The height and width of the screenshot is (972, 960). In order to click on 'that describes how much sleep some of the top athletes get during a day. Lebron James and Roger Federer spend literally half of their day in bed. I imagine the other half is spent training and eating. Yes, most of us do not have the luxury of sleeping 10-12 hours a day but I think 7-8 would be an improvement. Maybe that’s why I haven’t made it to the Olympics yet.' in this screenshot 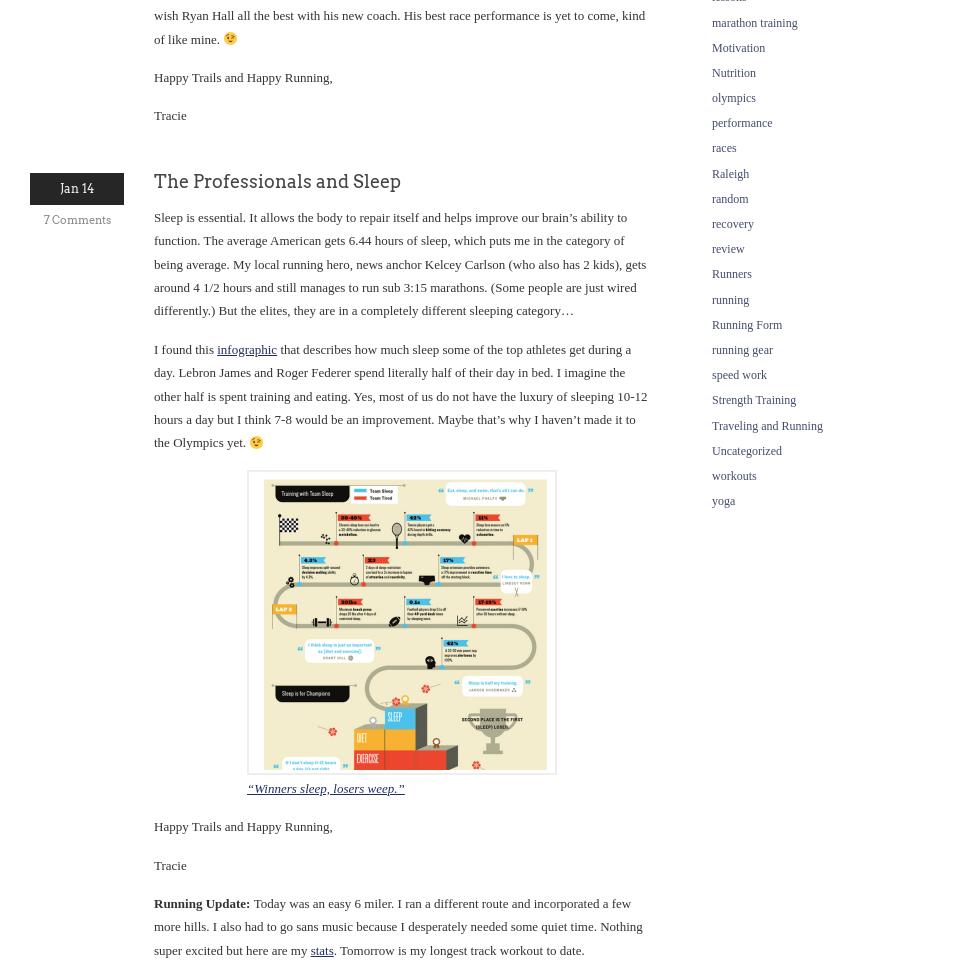, I will do `click(152, 395)`.